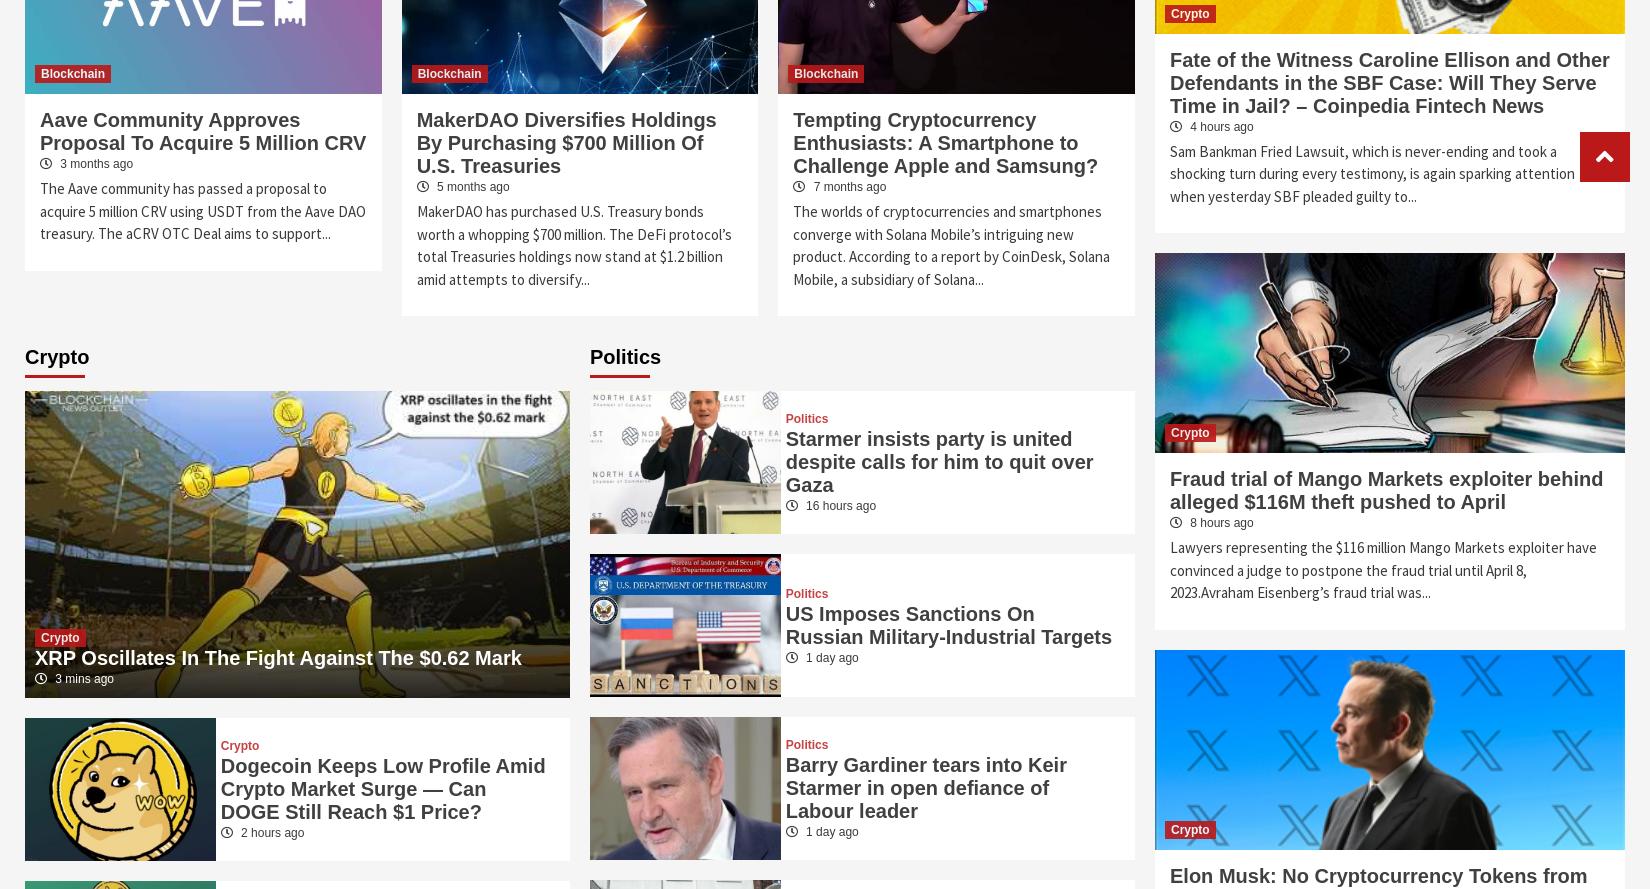 This screenshot has width=1650, height=889. What do you see at coordinates (1388, 80) in the screenshot?
I see `'Fate of the Witness Caroline Ellison and Other Defendants in the SBF Case: Will They Serve Time in Jail? – Coinpedia Fintech News'` at bounding box center [1388, 80].